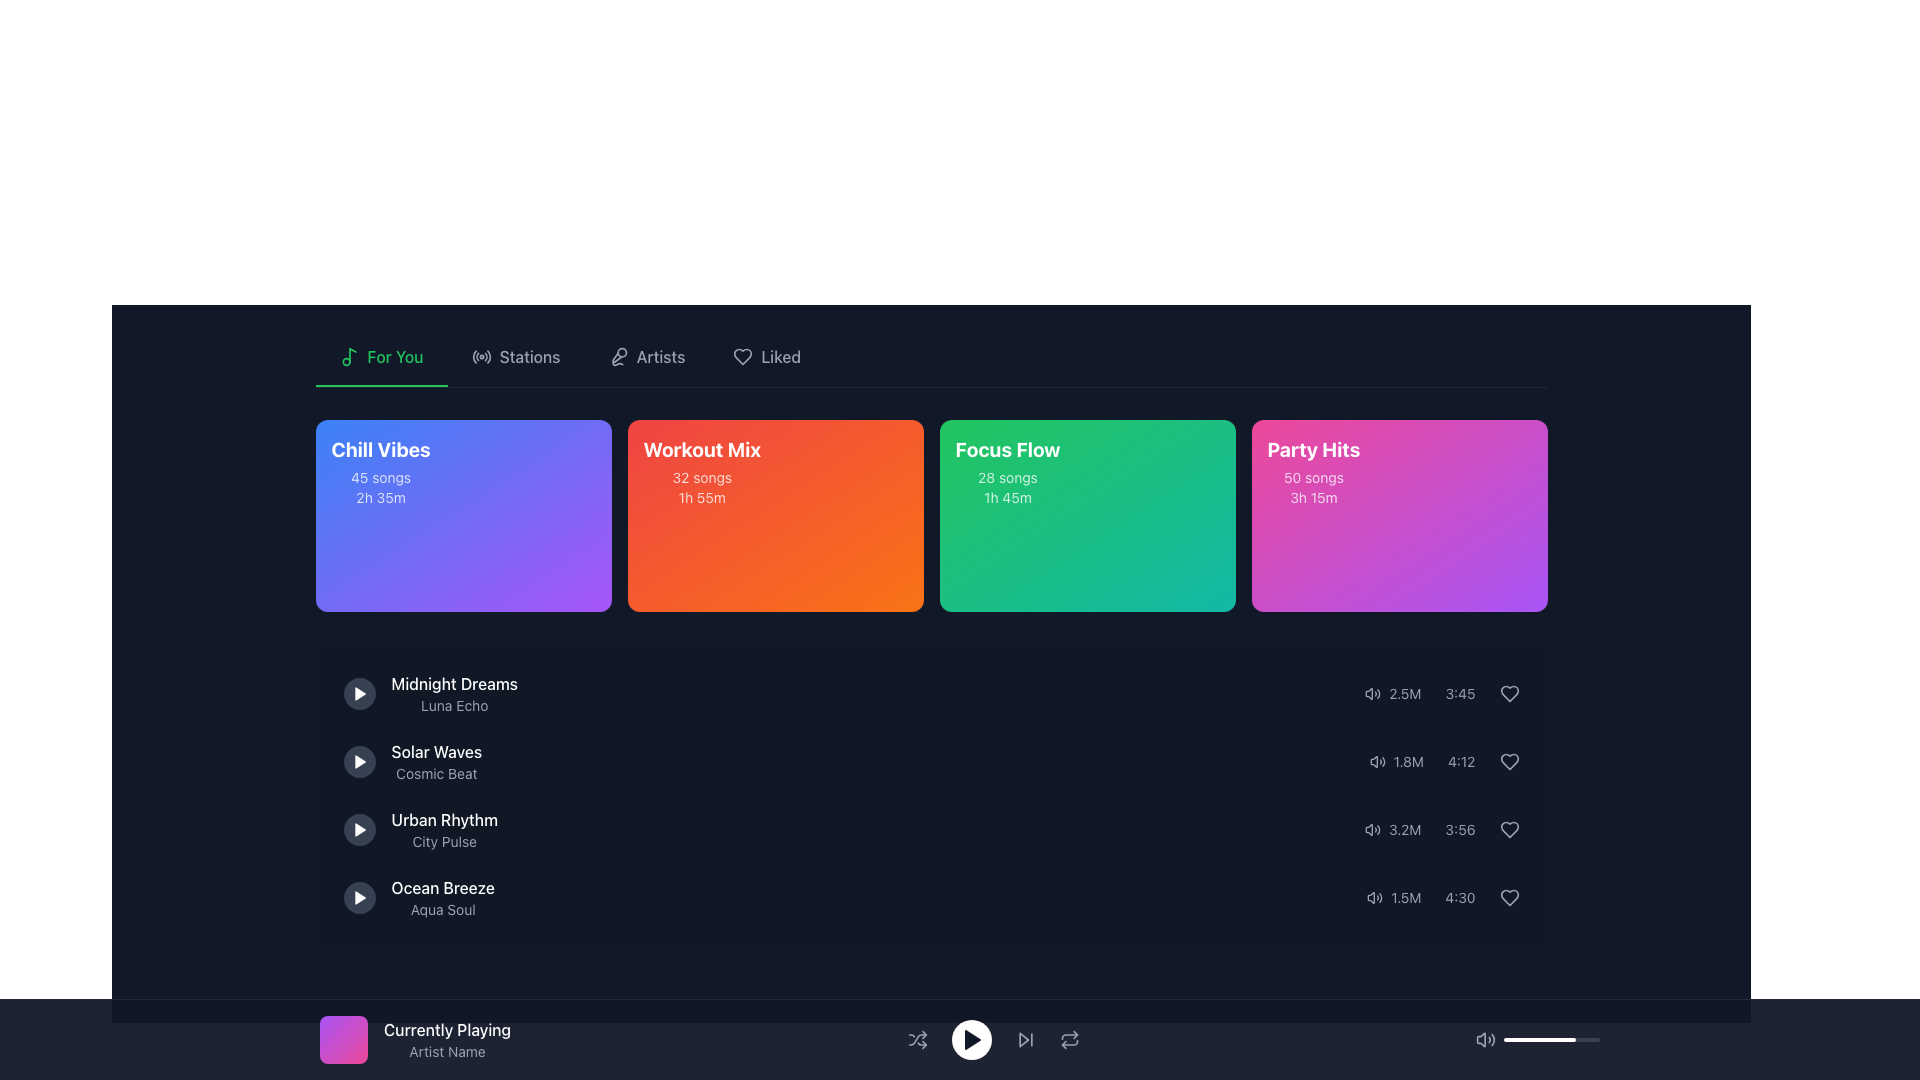 This screenshot has width=1920, height=1080. What do you see at coordinates (1574, 1039) in the screenshot?
I see `slider value` at bounding box center [1574, 1039].